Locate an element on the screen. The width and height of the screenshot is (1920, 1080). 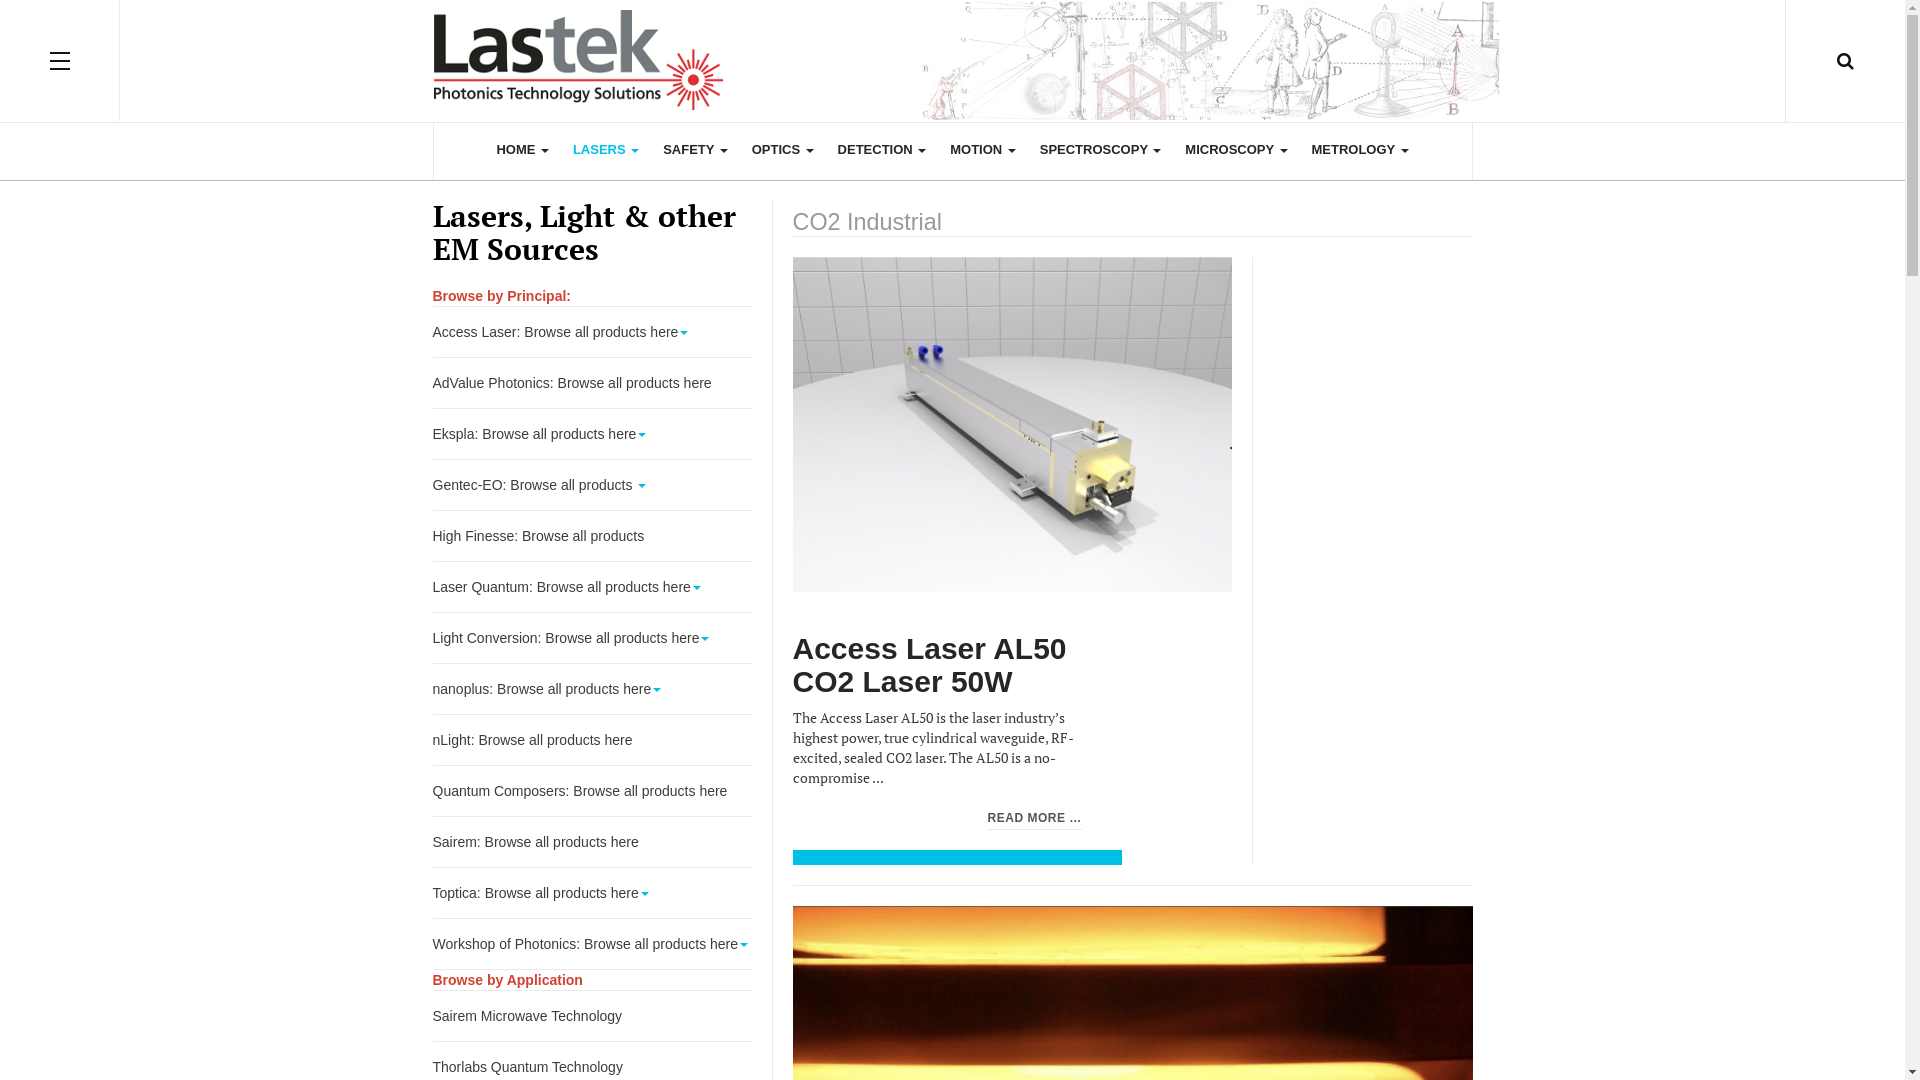
'Light Conversion: Browse all products here' is located at coordinates (590, 637).